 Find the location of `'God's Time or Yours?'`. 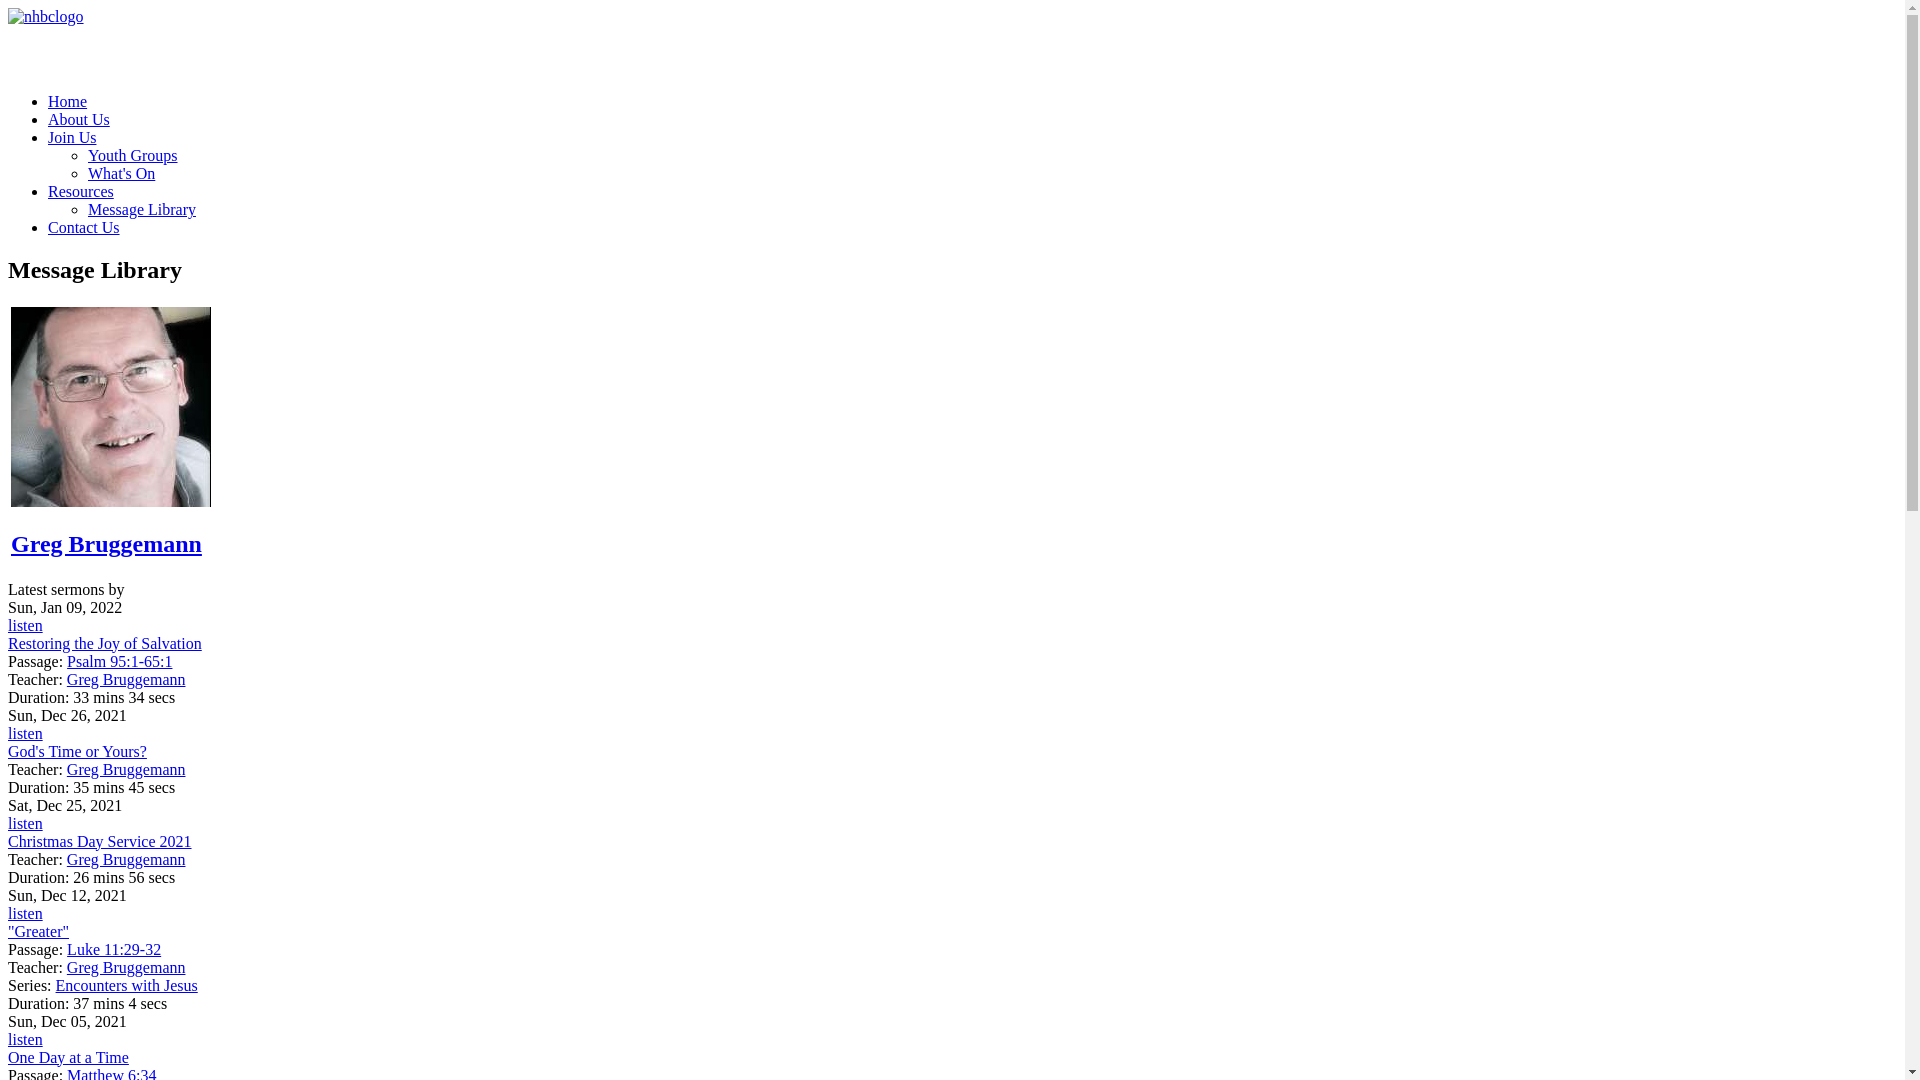

'God's Time or Yours?' is located at coordinates (77, 751).